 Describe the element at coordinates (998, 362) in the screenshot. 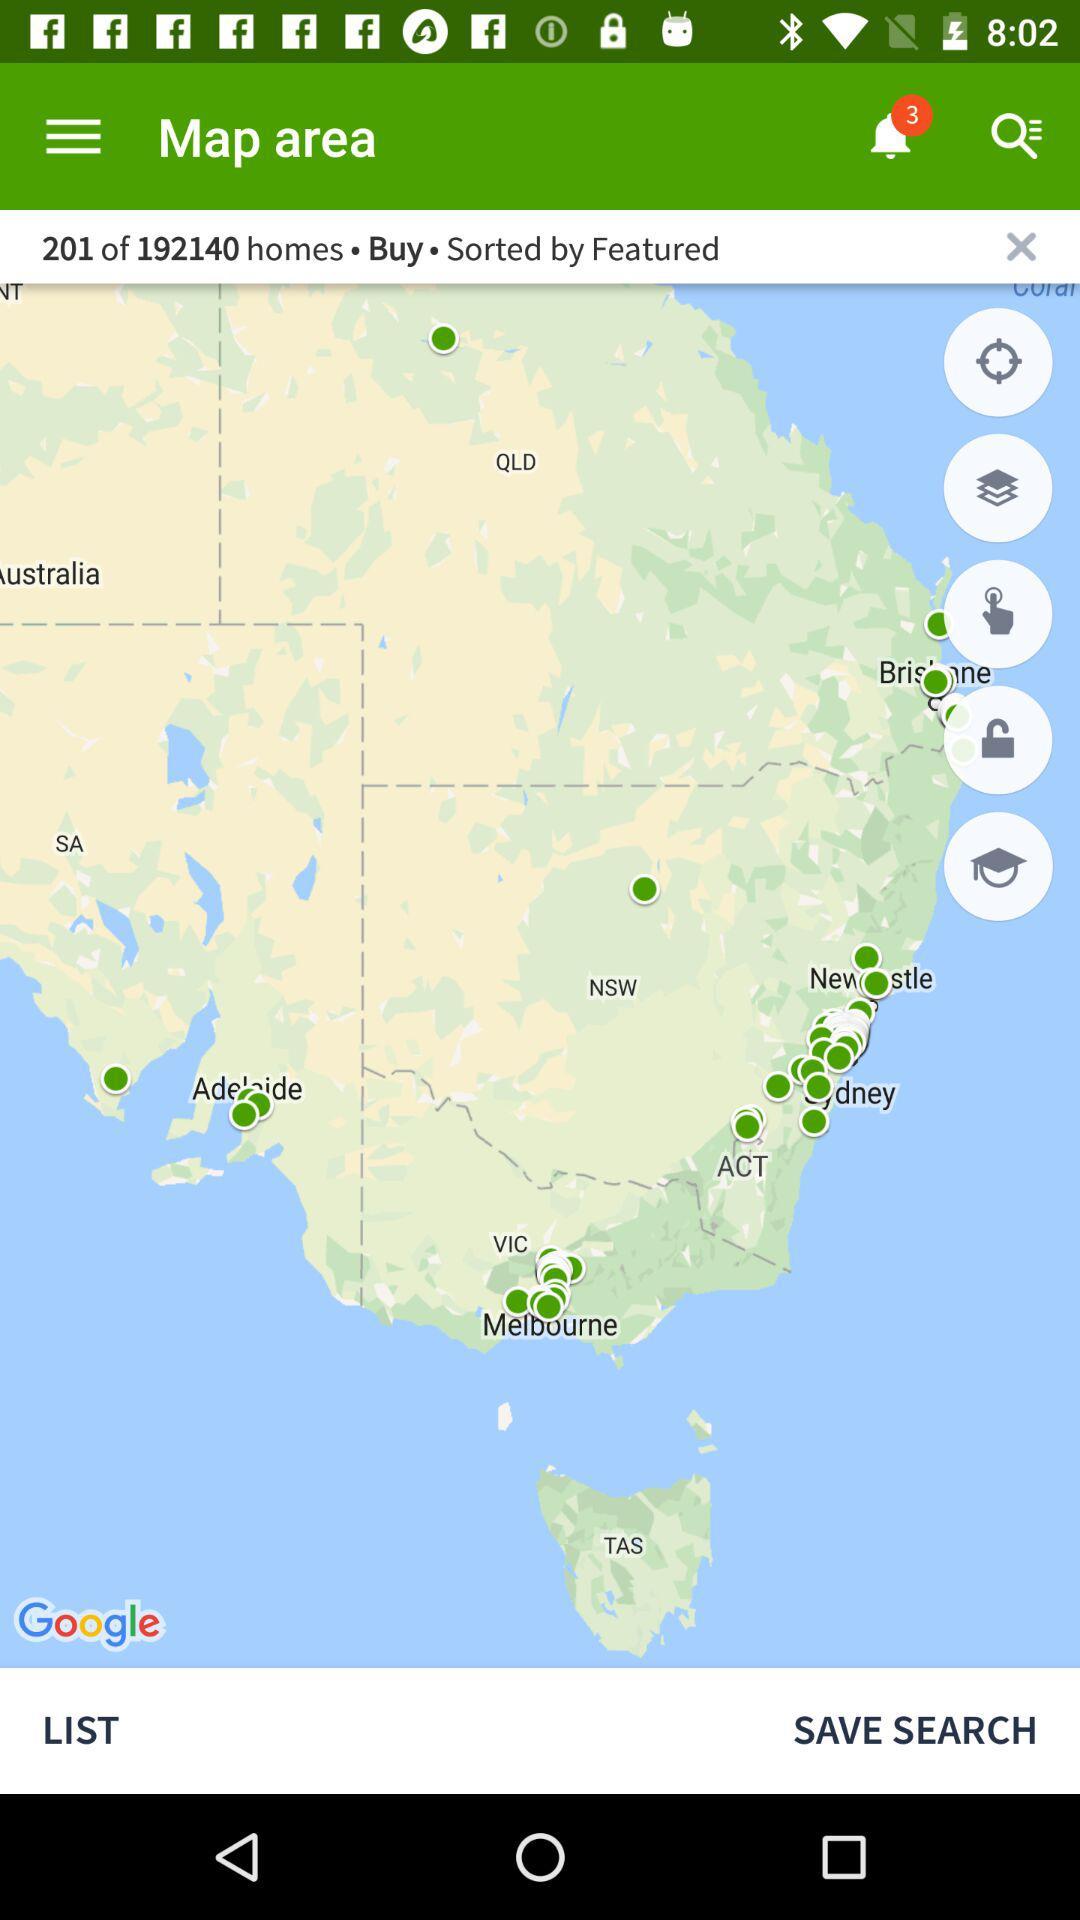

I see `icon below 201 of 192140 item` at that location.